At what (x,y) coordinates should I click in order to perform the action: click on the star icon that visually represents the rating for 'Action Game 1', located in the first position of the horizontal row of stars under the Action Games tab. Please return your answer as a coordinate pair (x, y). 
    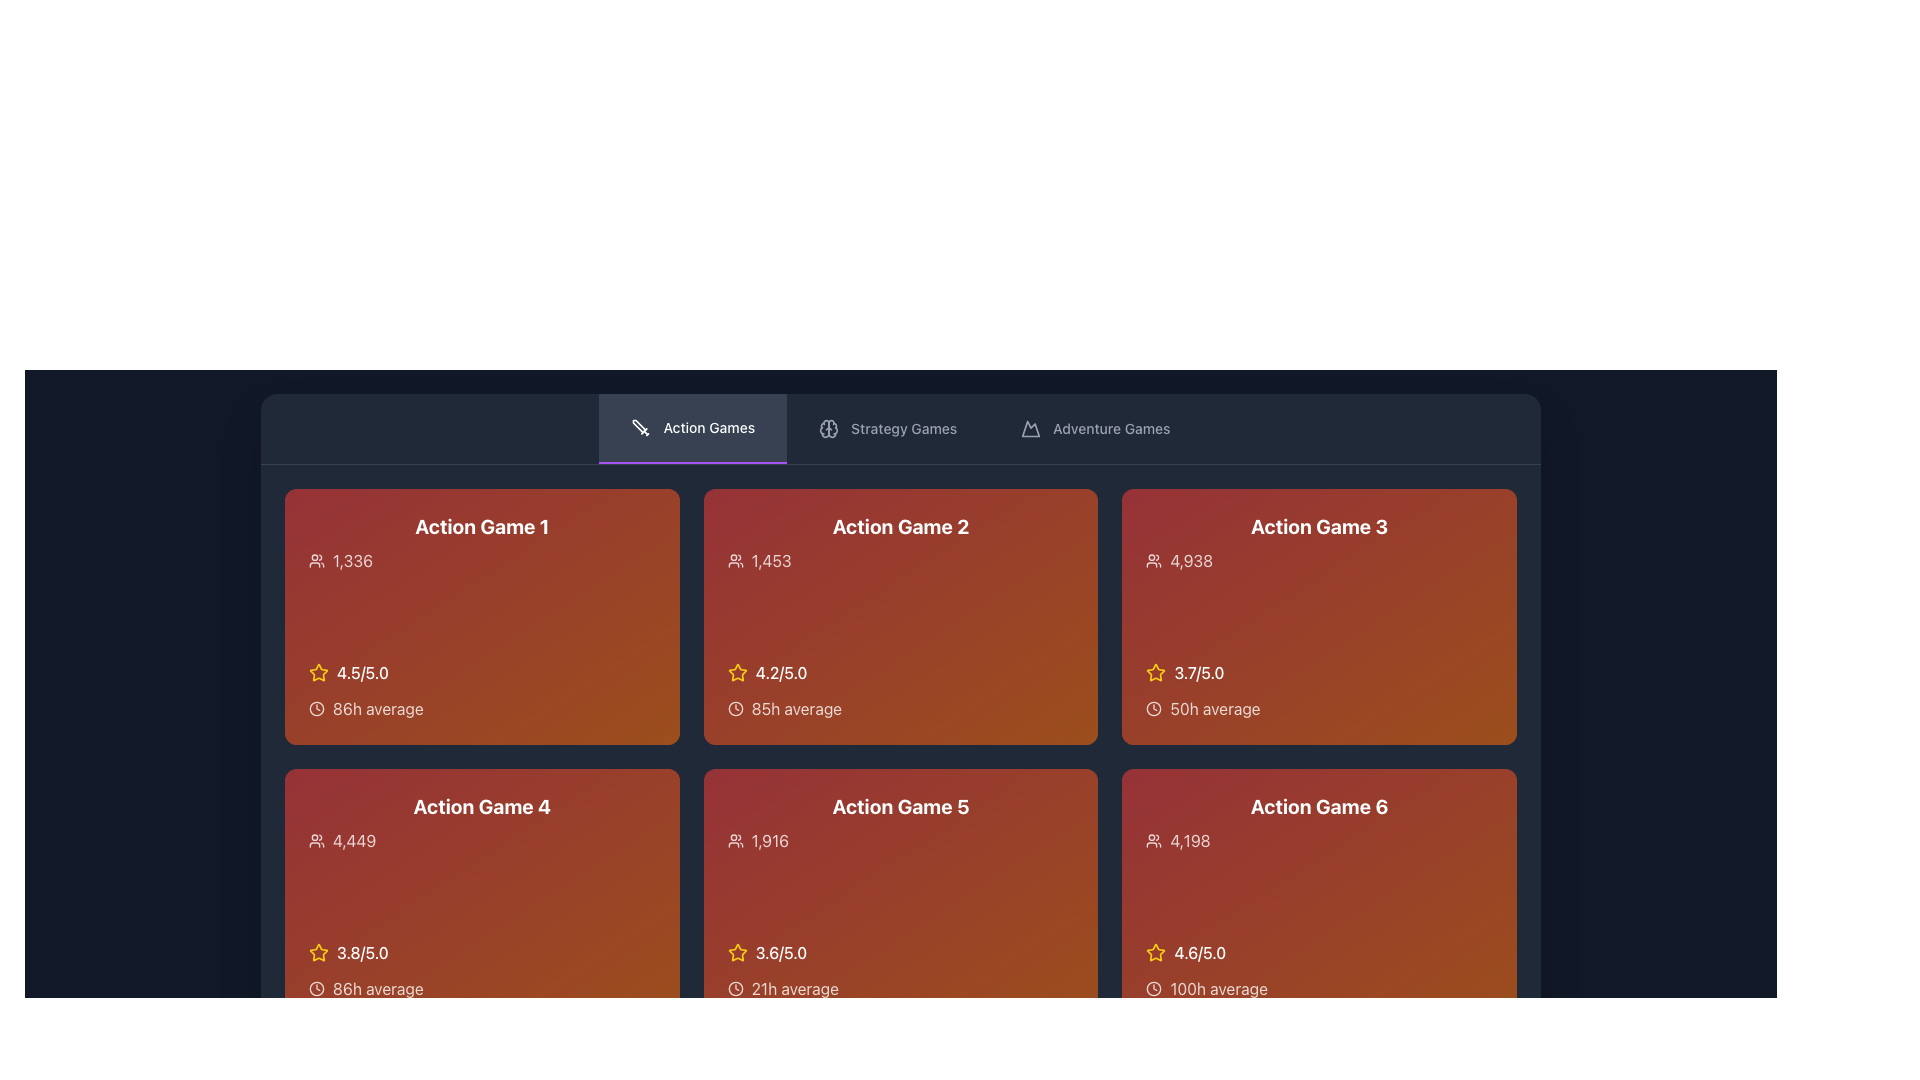
    Looking at the image, I should click on (317, 672).